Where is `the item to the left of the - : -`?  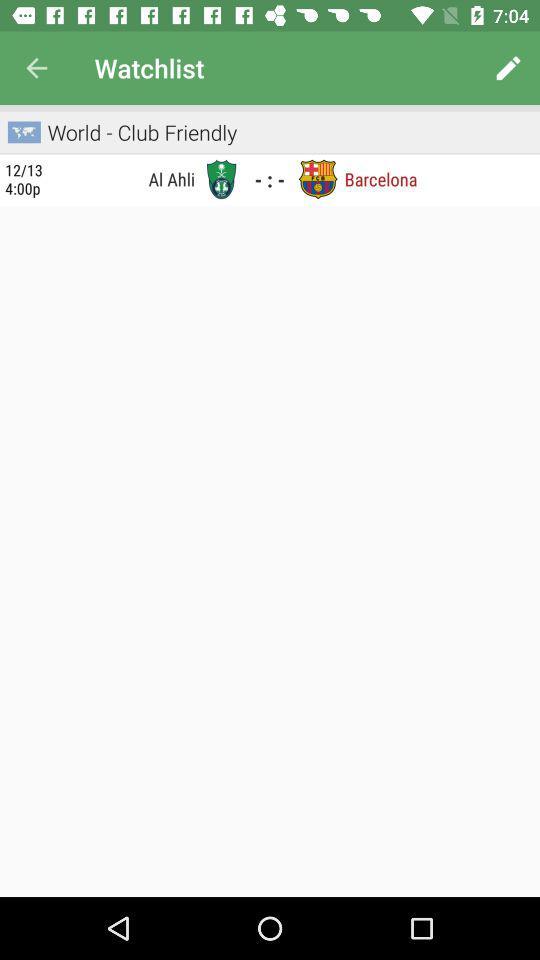
the item to the left of the - : - is located at coordinates (220, 178).